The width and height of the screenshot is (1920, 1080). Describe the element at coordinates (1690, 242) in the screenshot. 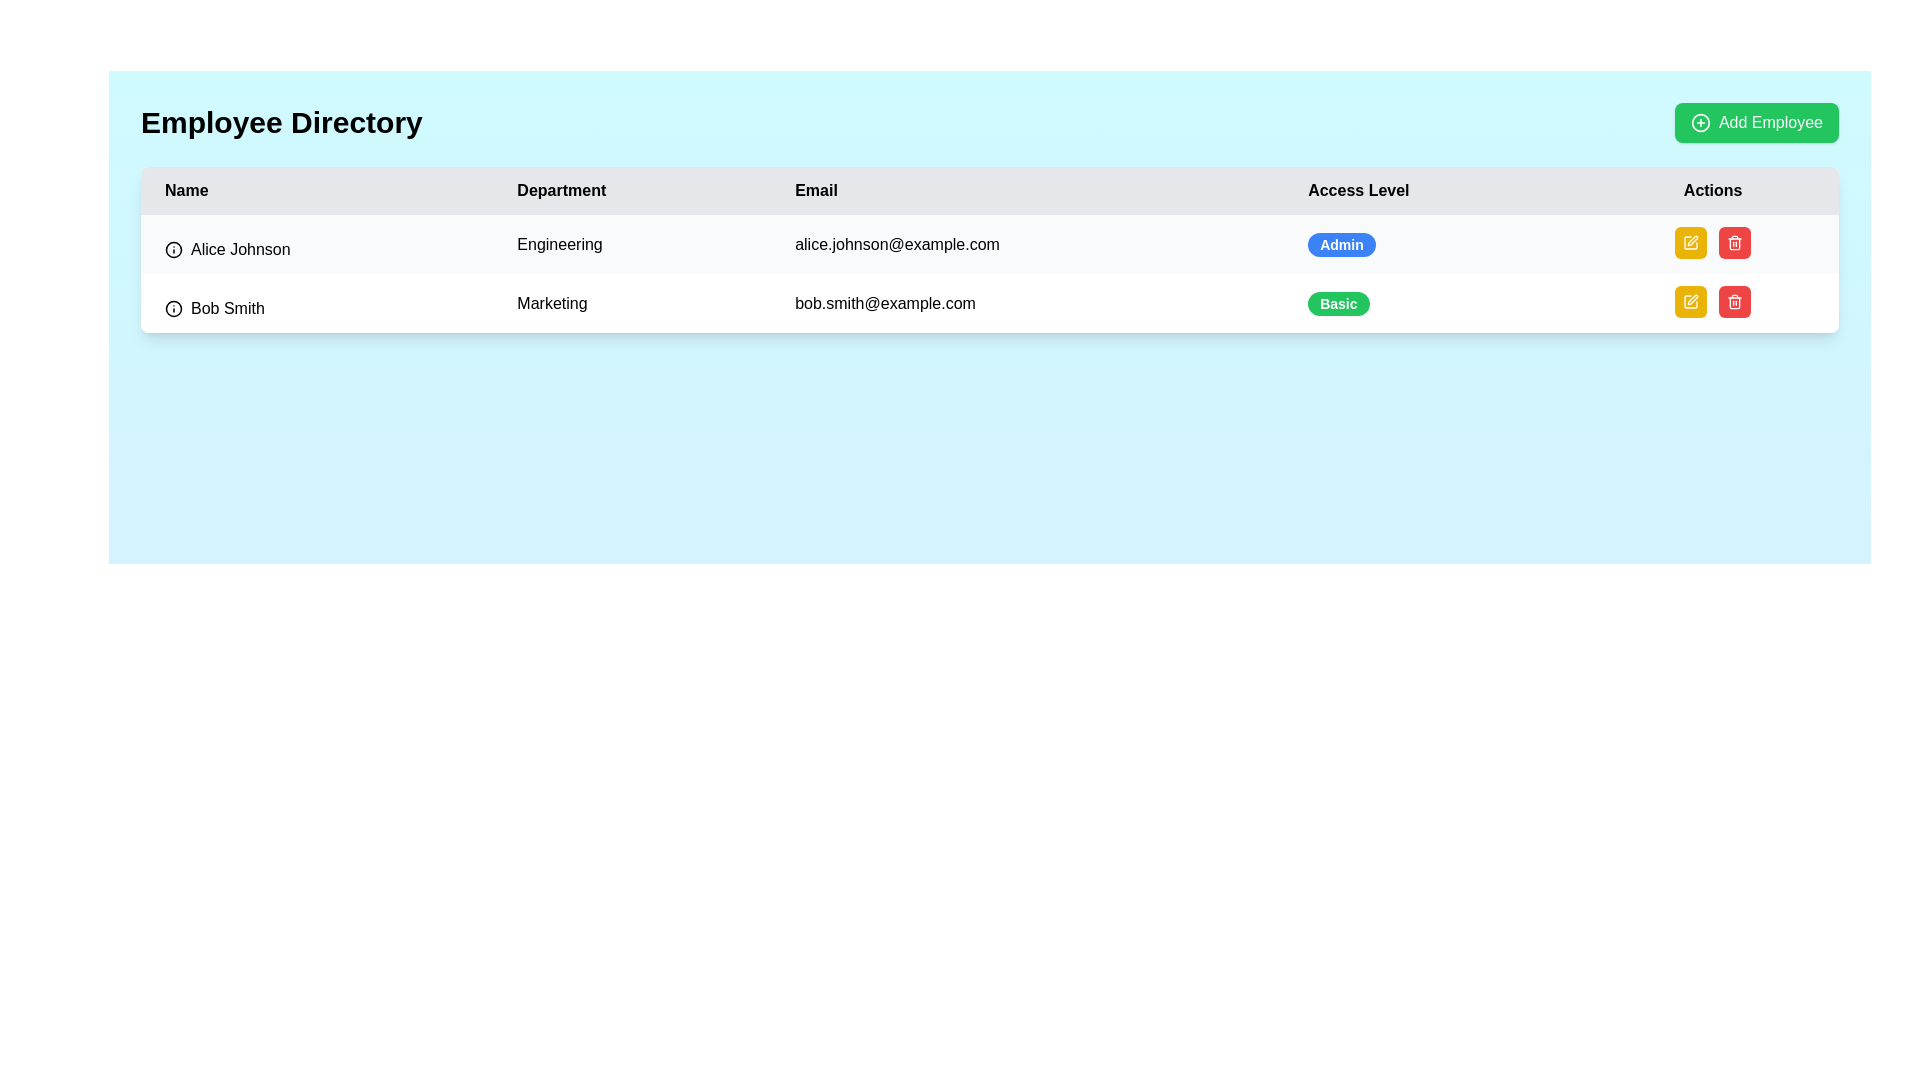

I see `button with a yellow background and white text located in the 'Actions' column of the second row, positioned just before the red trash icon button` at that location.